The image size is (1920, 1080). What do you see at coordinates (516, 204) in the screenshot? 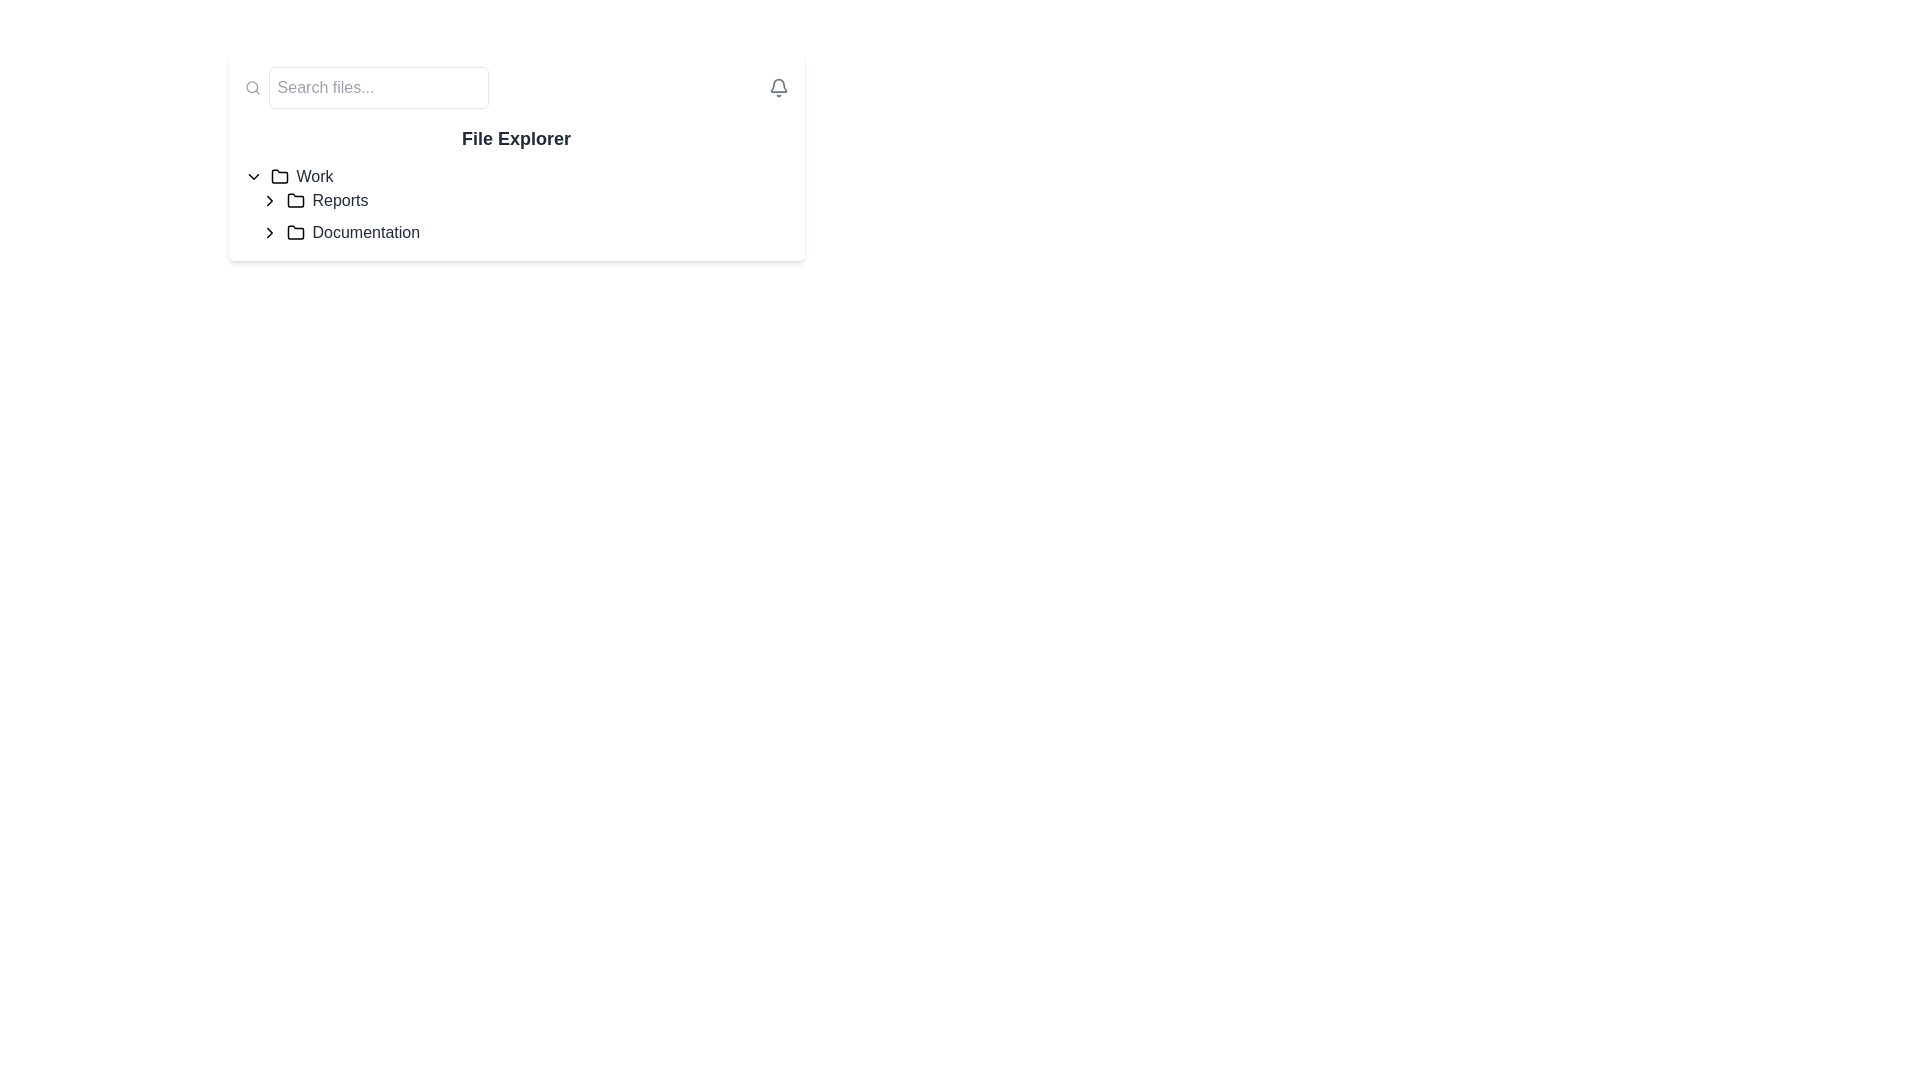
I see `the collapsible folder structure item` at bounding box center [516, 204].